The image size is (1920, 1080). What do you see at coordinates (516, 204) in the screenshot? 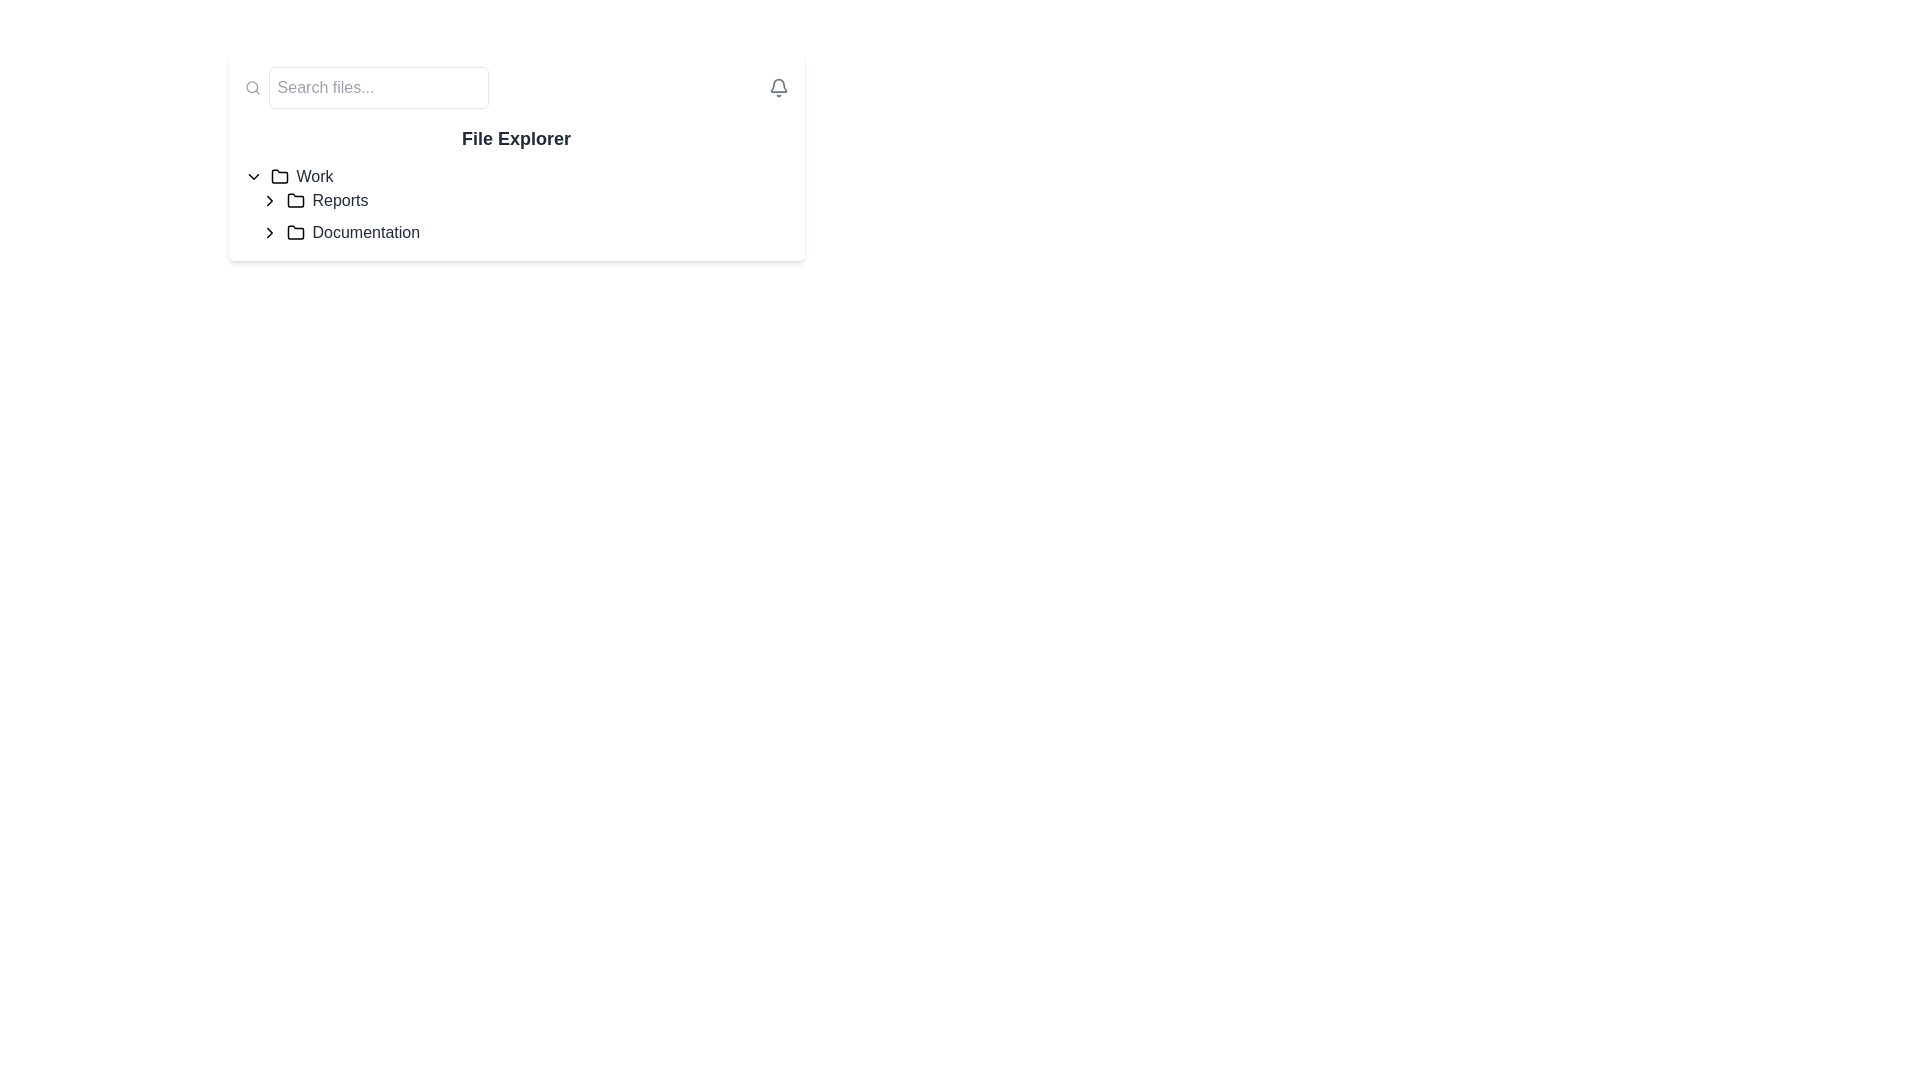
I see `the collapsible folder structure item` at bounding box center [516, 204].